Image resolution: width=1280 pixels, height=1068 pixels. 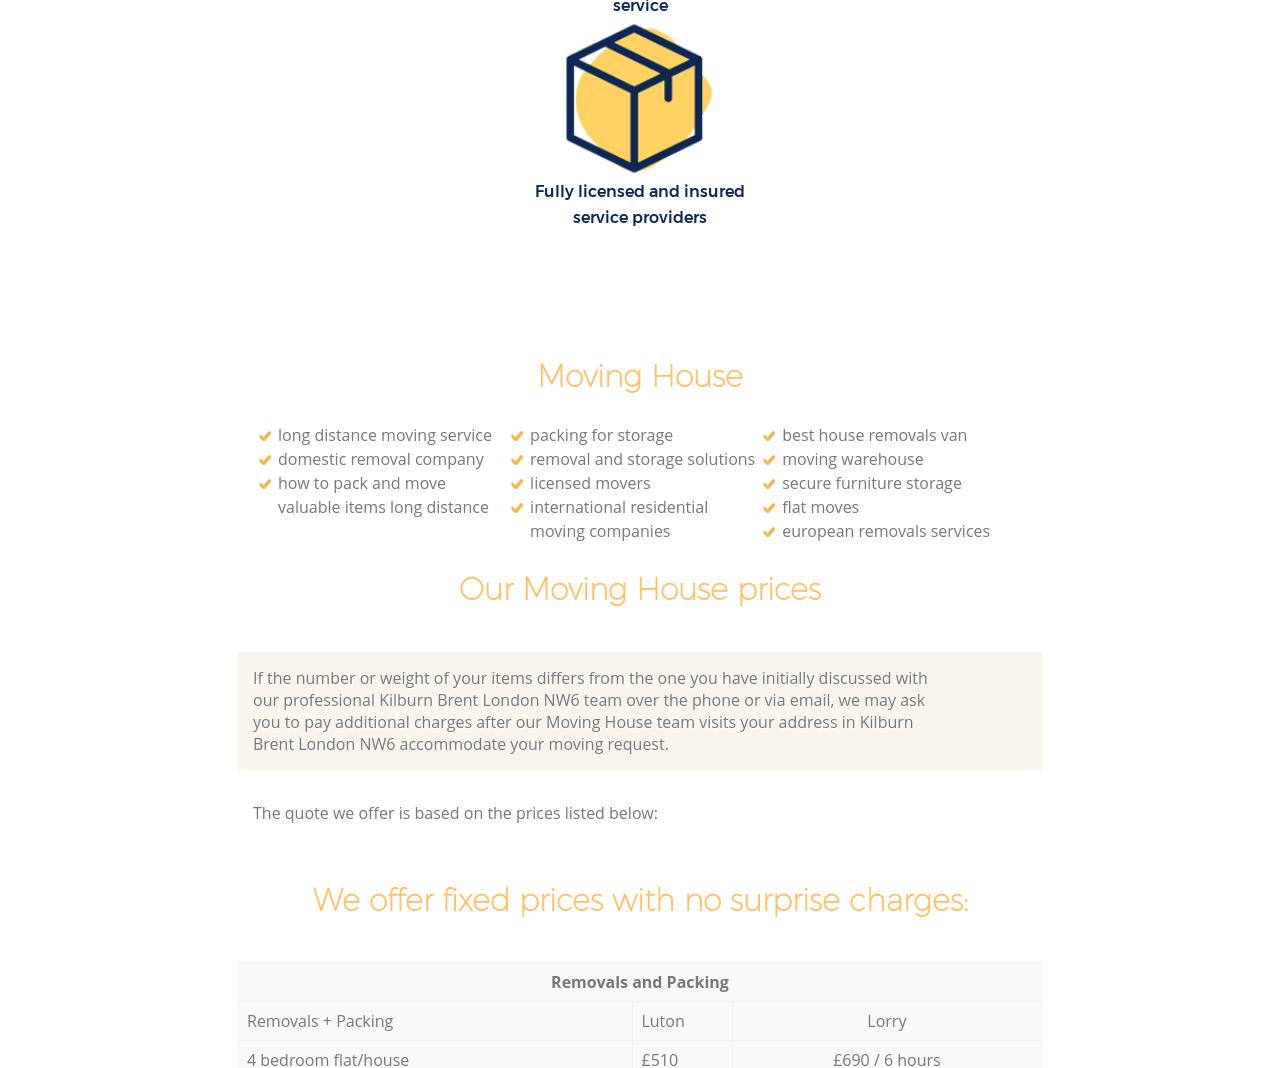 I want to click on 'Removals and Packing', so click(x=551, y=980).